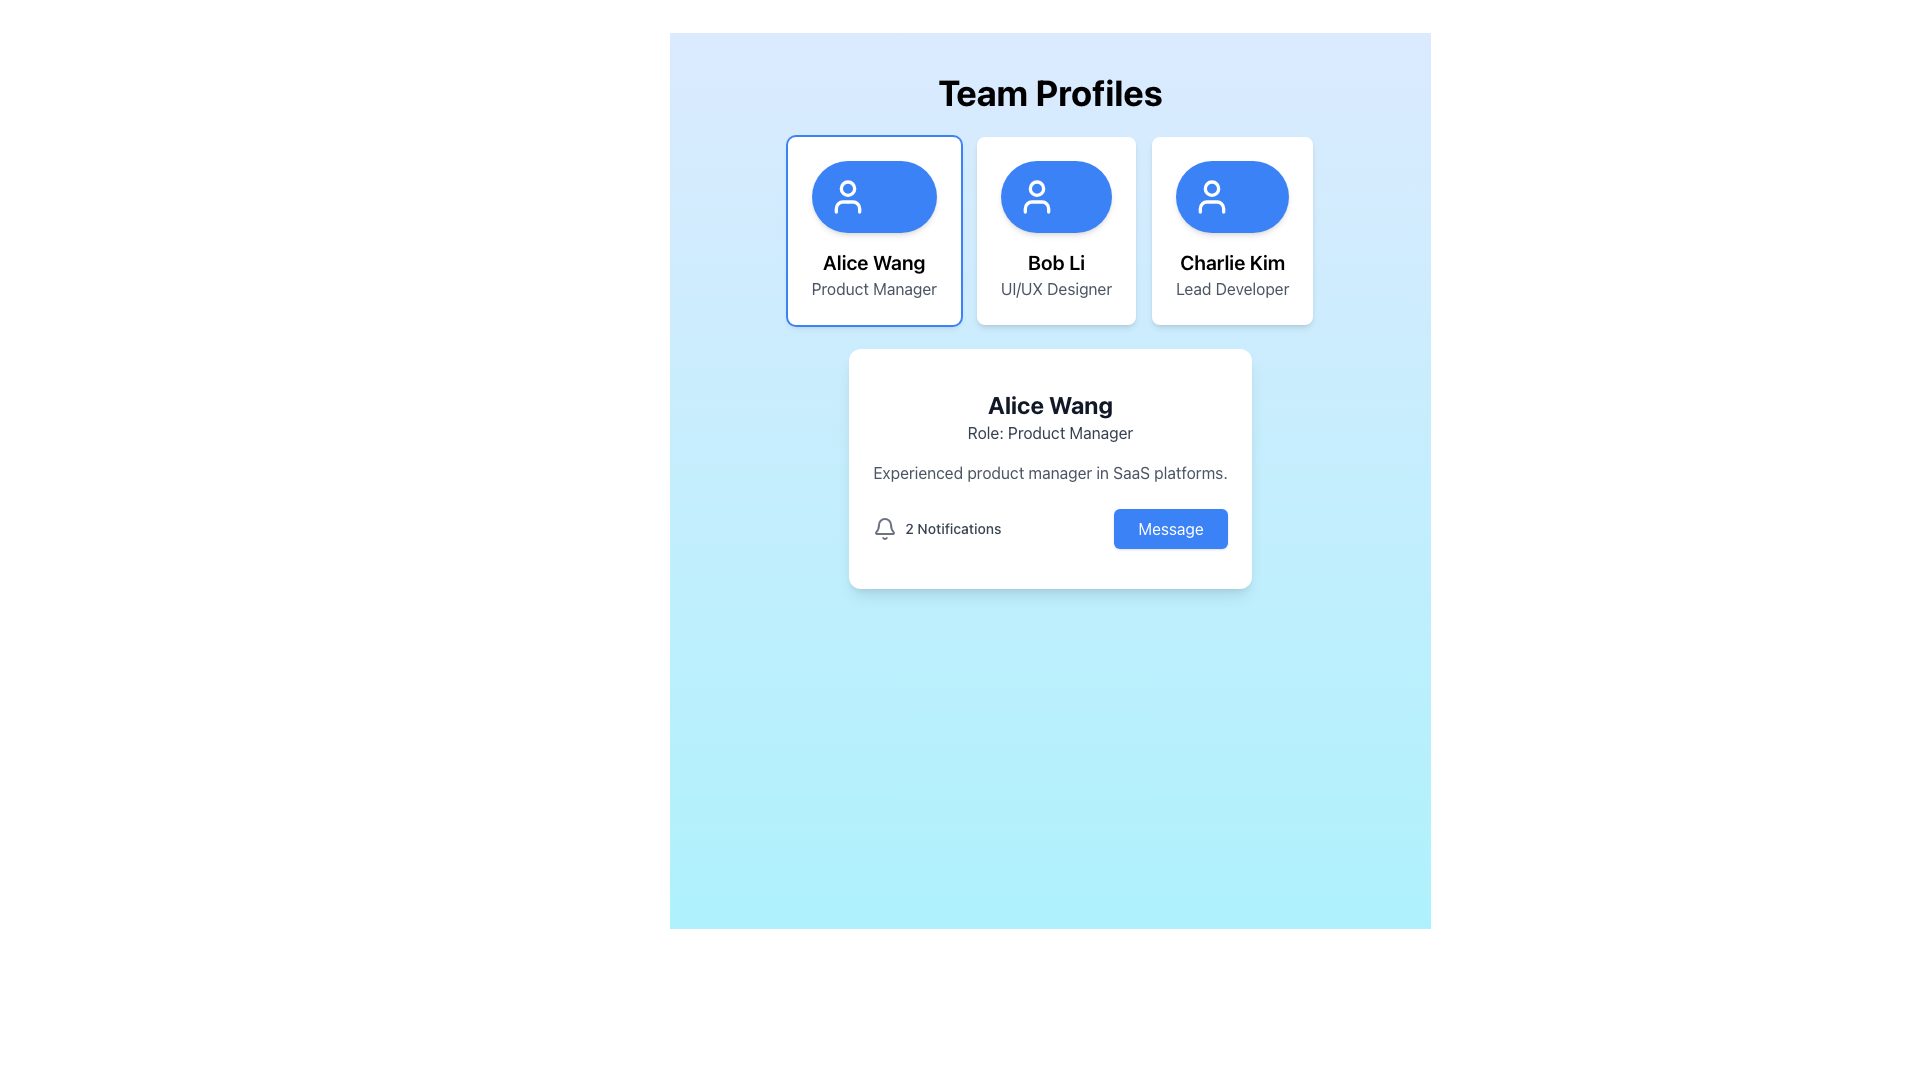 This screenshot has width=1920, height=1080. What do you see at coordinates (1036, 196) in the screenshot?
I see `the user profile icon for 'Bob Li'` at bounding box center [1036, 196].